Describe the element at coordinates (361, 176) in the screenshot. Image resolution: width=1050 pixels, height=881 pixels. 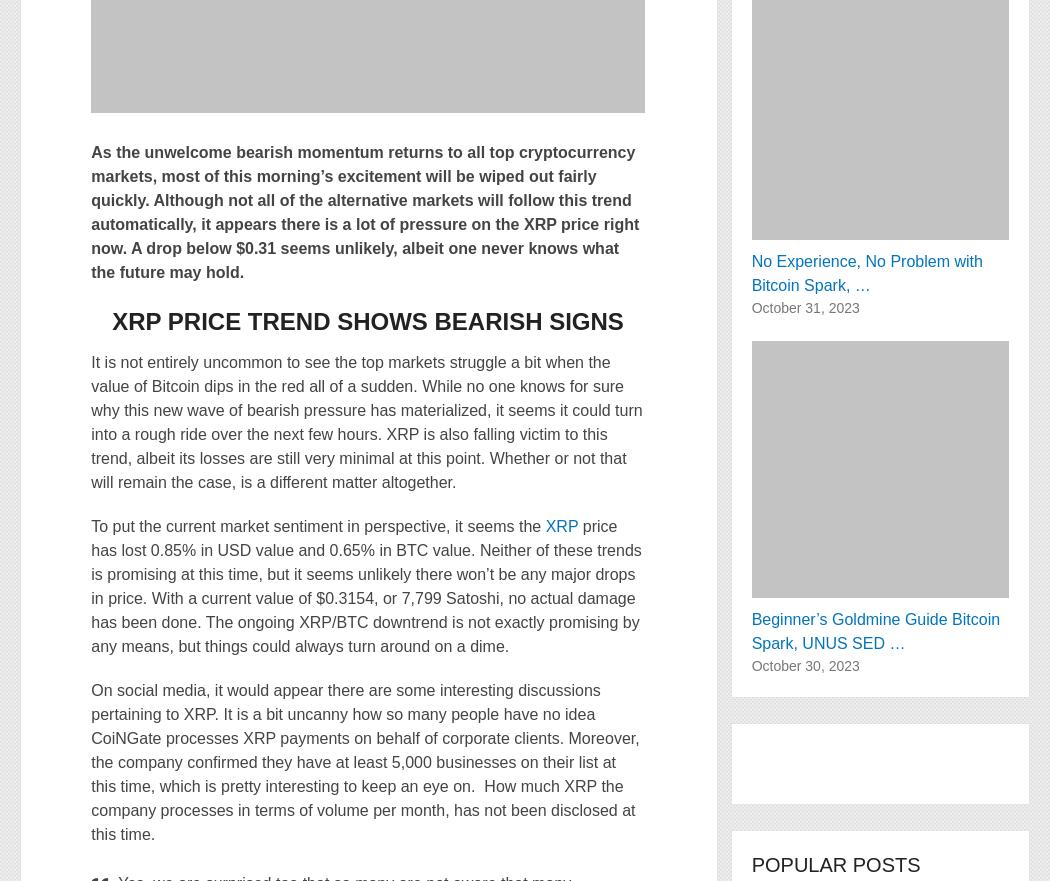
I see `'As the unwelcome bearish momentum returns to all top cryptocurrency markets, most of this morning’s excitement will be wiped out fairly quickly. Although not all of the alternative markets will follow this trend'` at that location.